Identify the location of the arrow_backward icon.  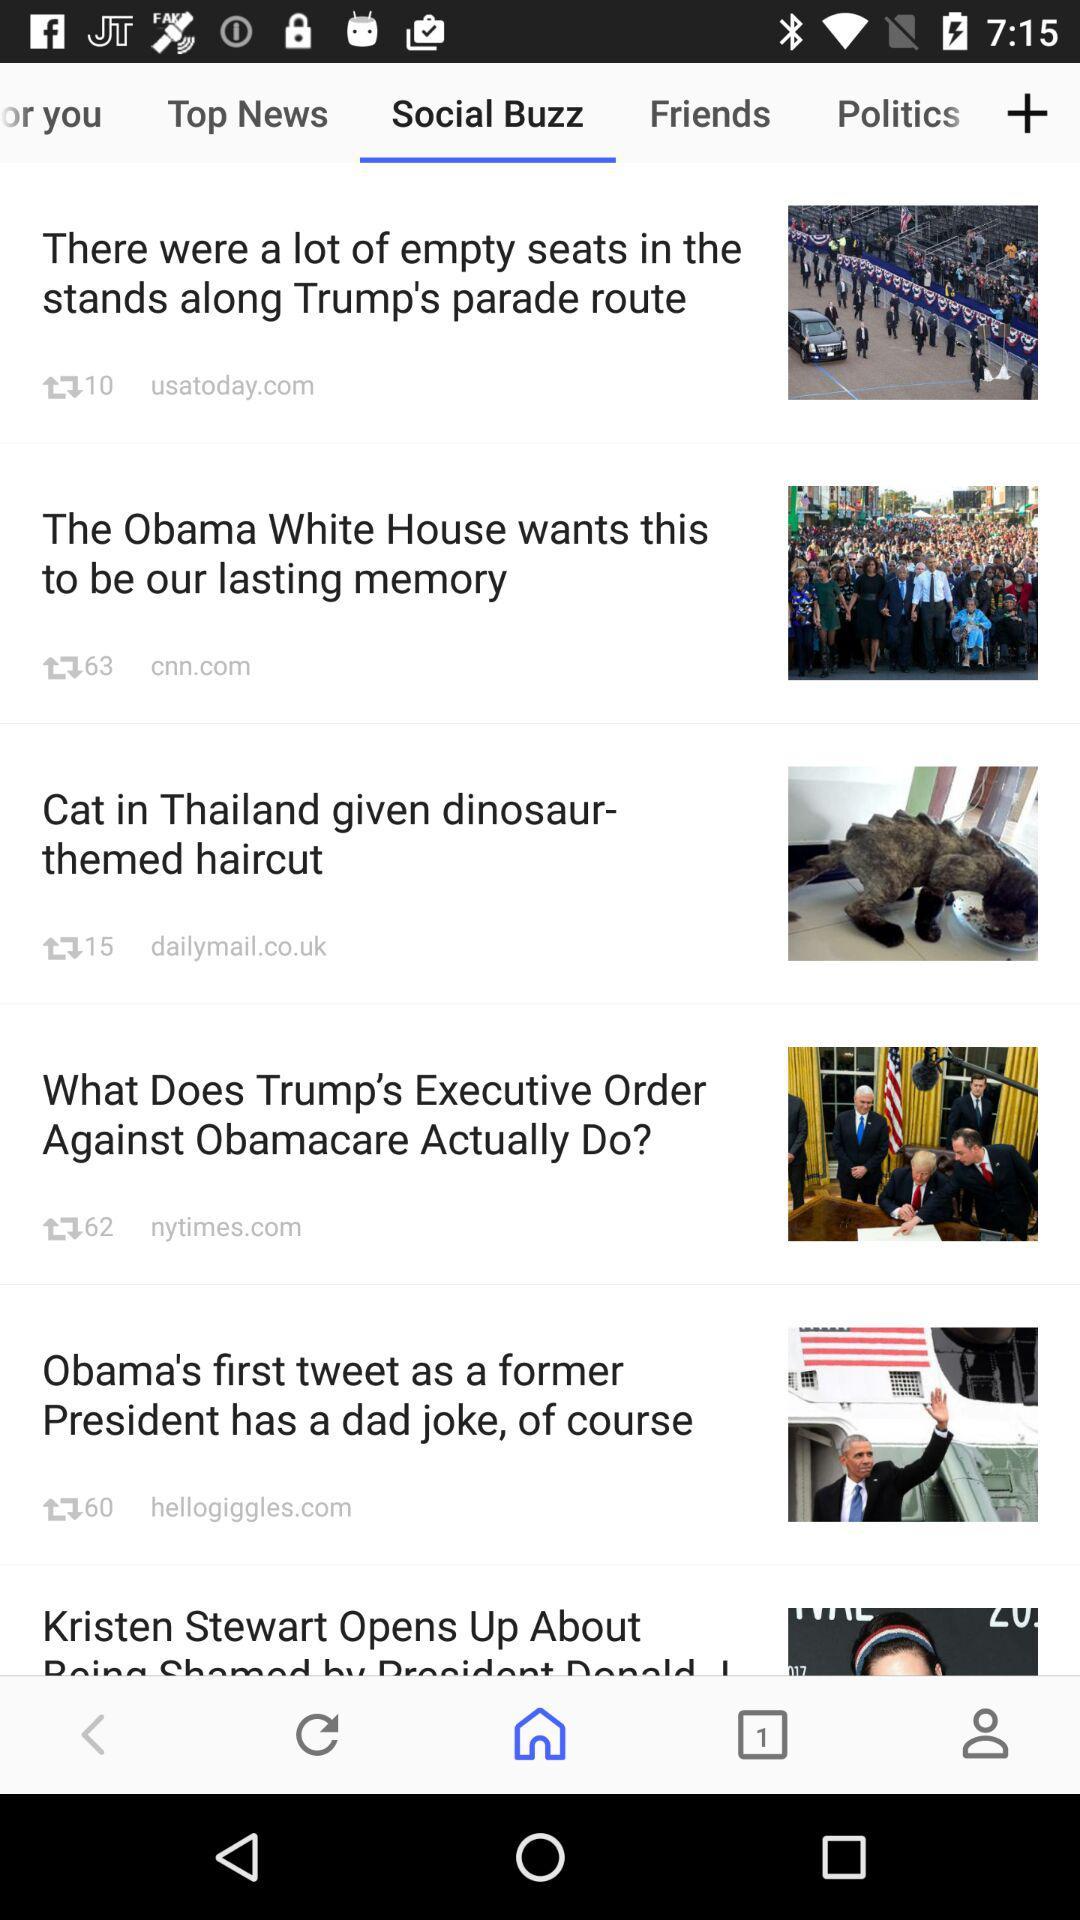
(94, 1733).